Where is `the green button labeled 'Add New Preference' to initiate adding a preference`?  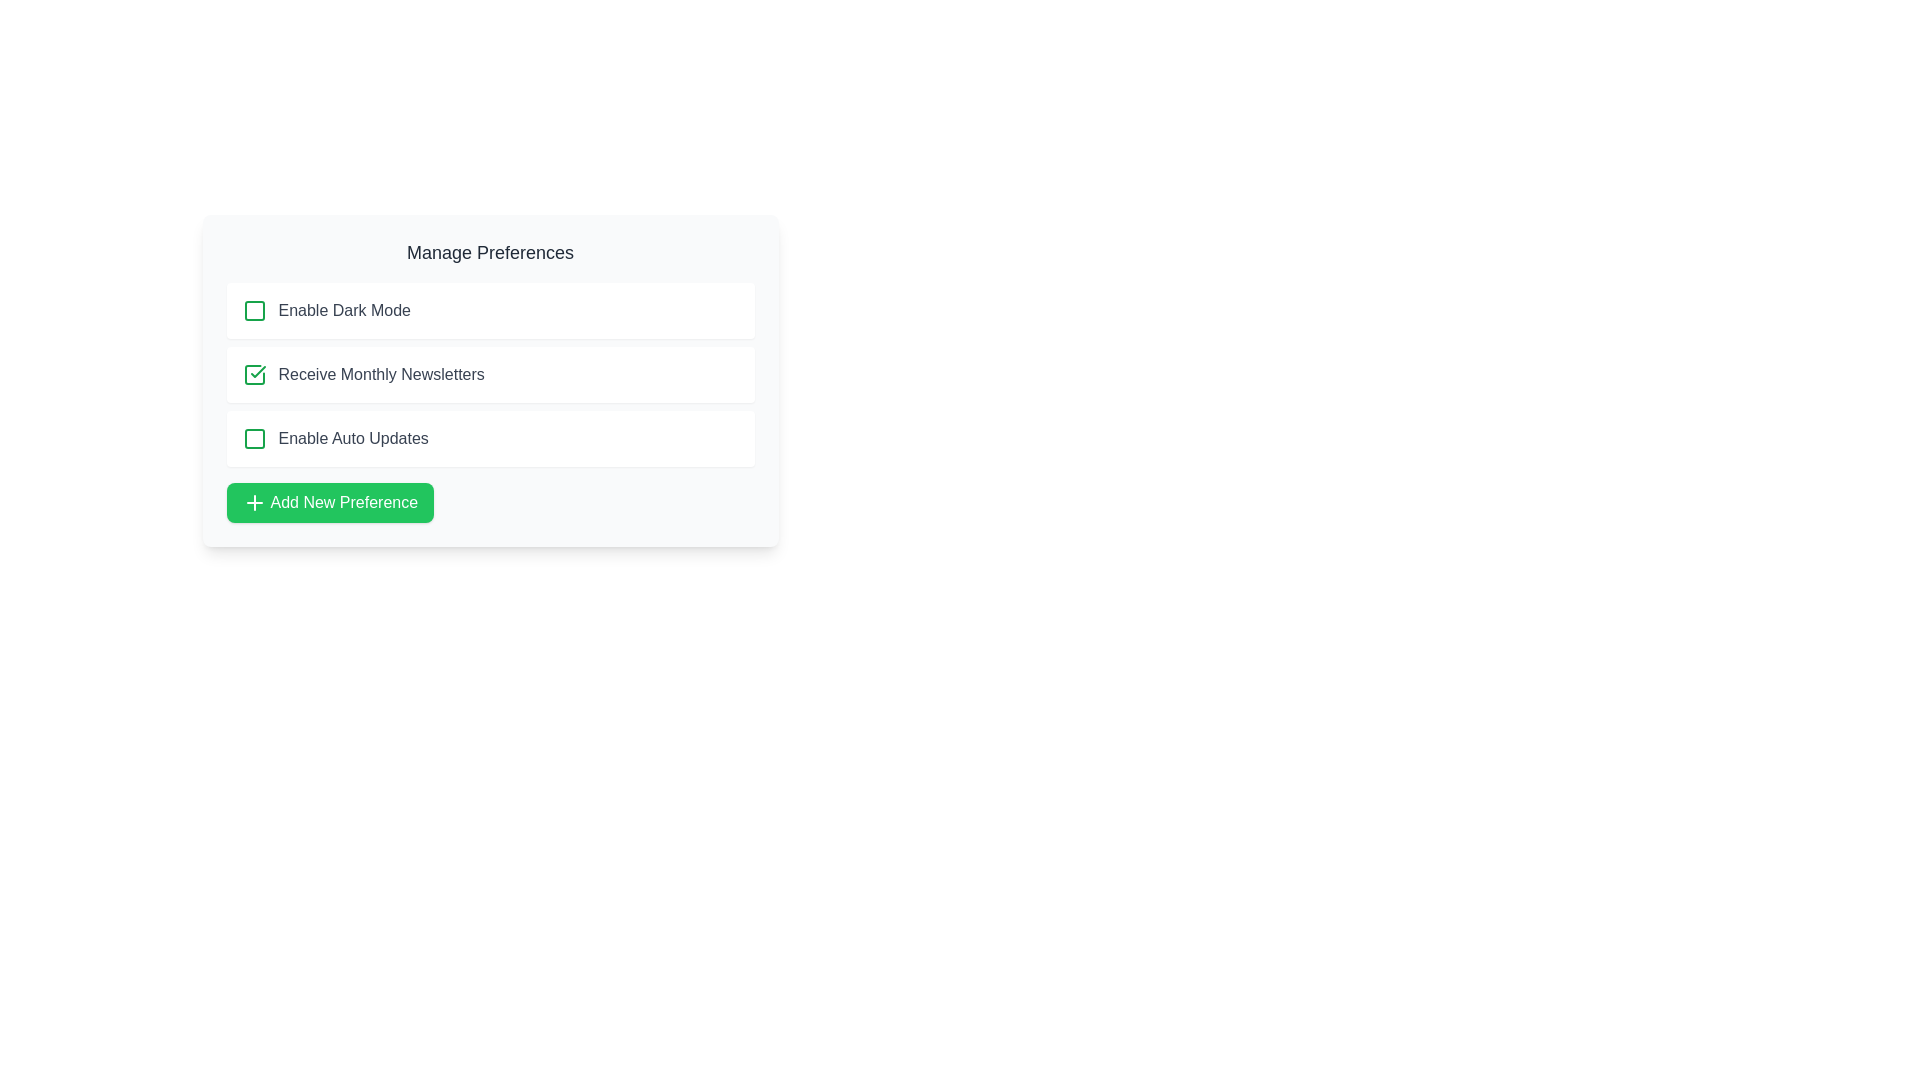 the green button labeled 'Add New Preference' to initiate adding a preference is located at coordinates (330, 501).